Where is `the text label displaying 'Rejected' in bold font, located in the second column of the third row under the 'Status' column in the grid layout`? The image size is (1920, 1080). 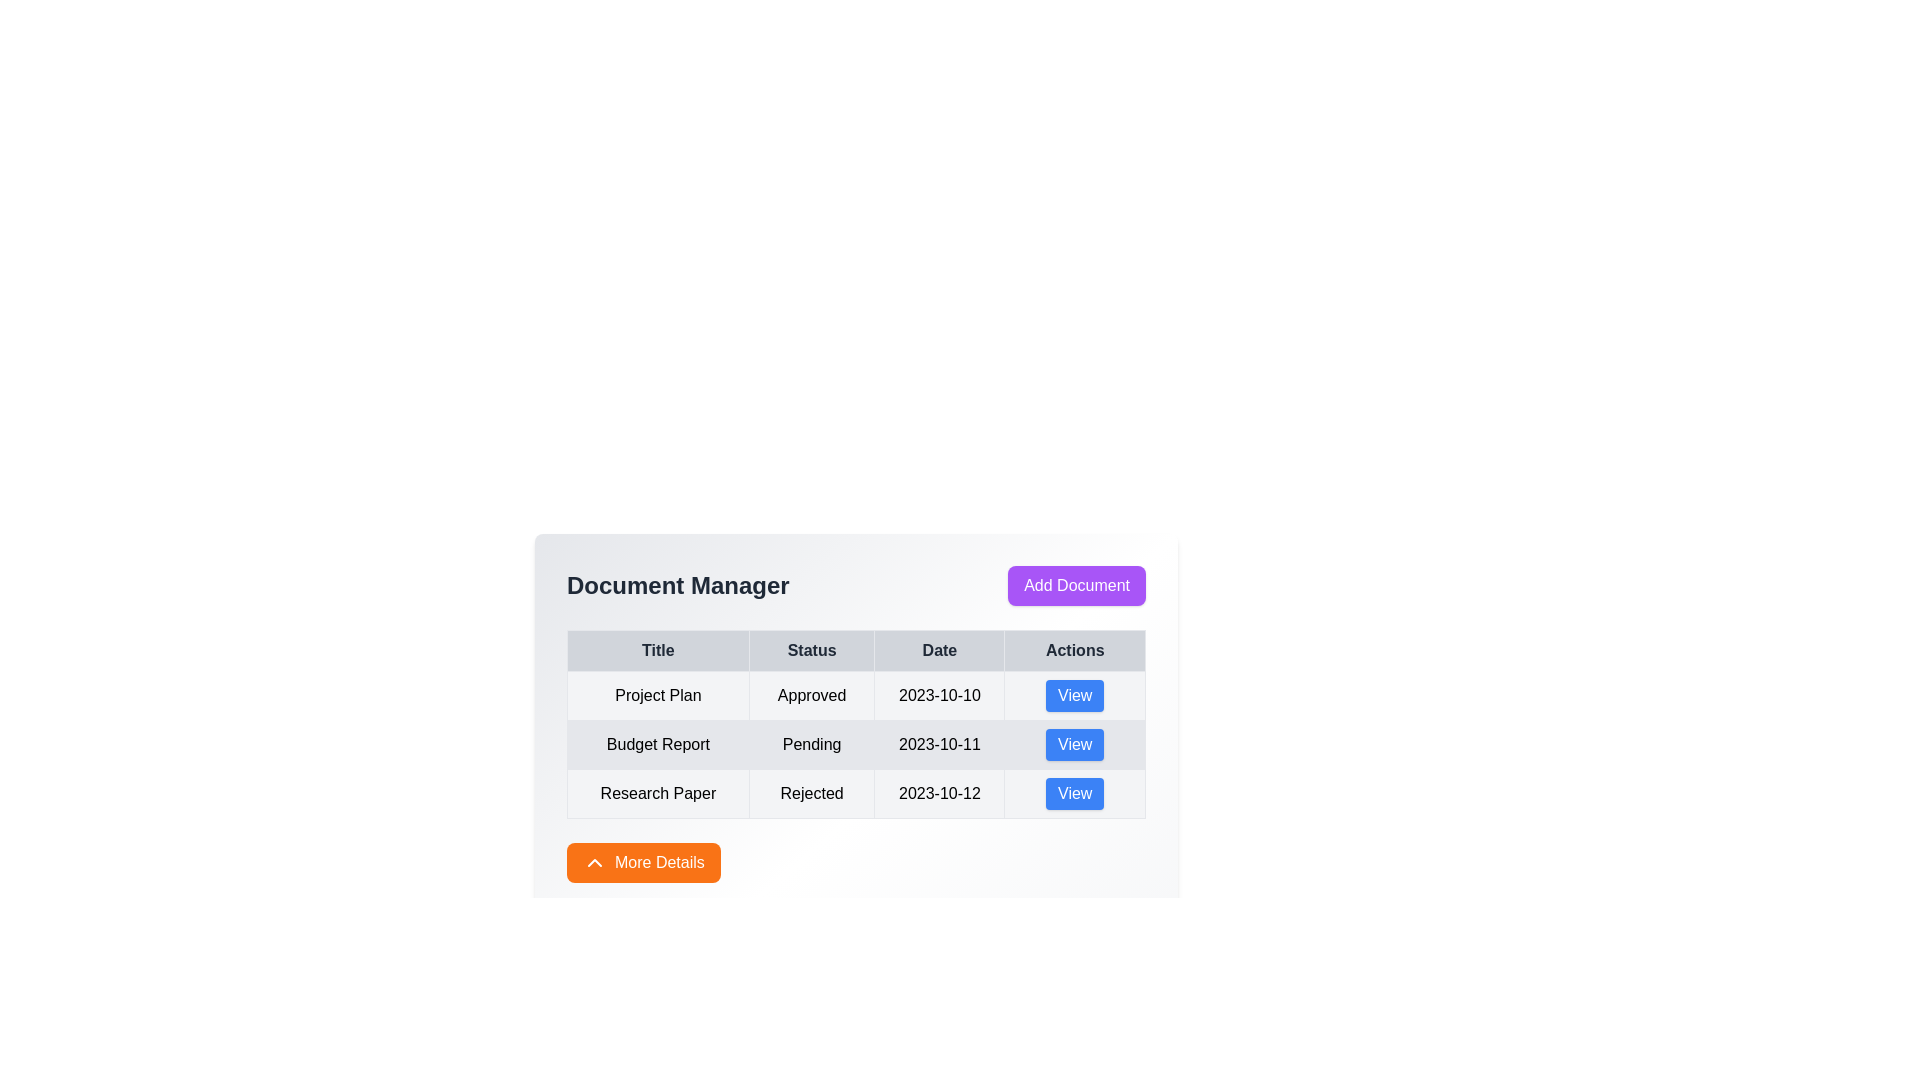 the text label displaying 'Rejected' in bold font, located in the second column of the third row under the 'Status' column in the grid layout is located at coordinates (812, 793).